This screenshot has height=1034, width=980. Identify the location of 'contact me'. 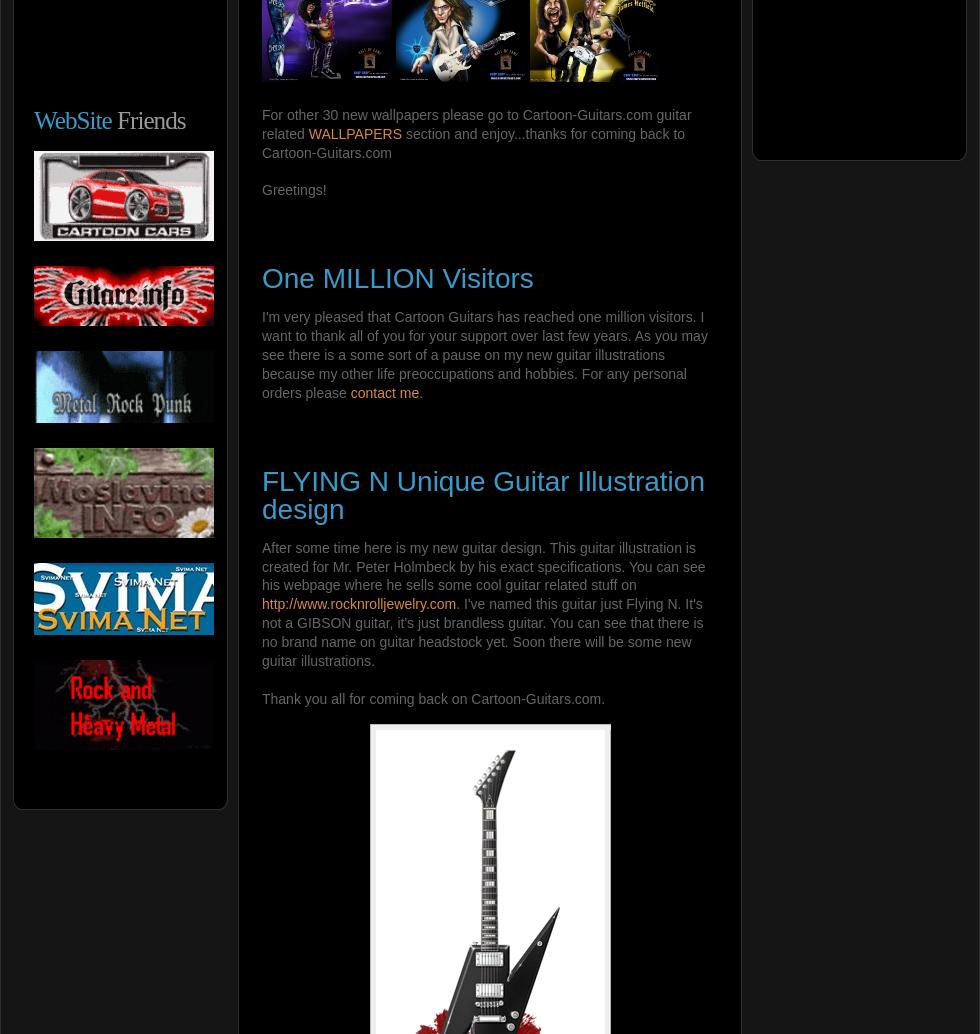
(384, 390).